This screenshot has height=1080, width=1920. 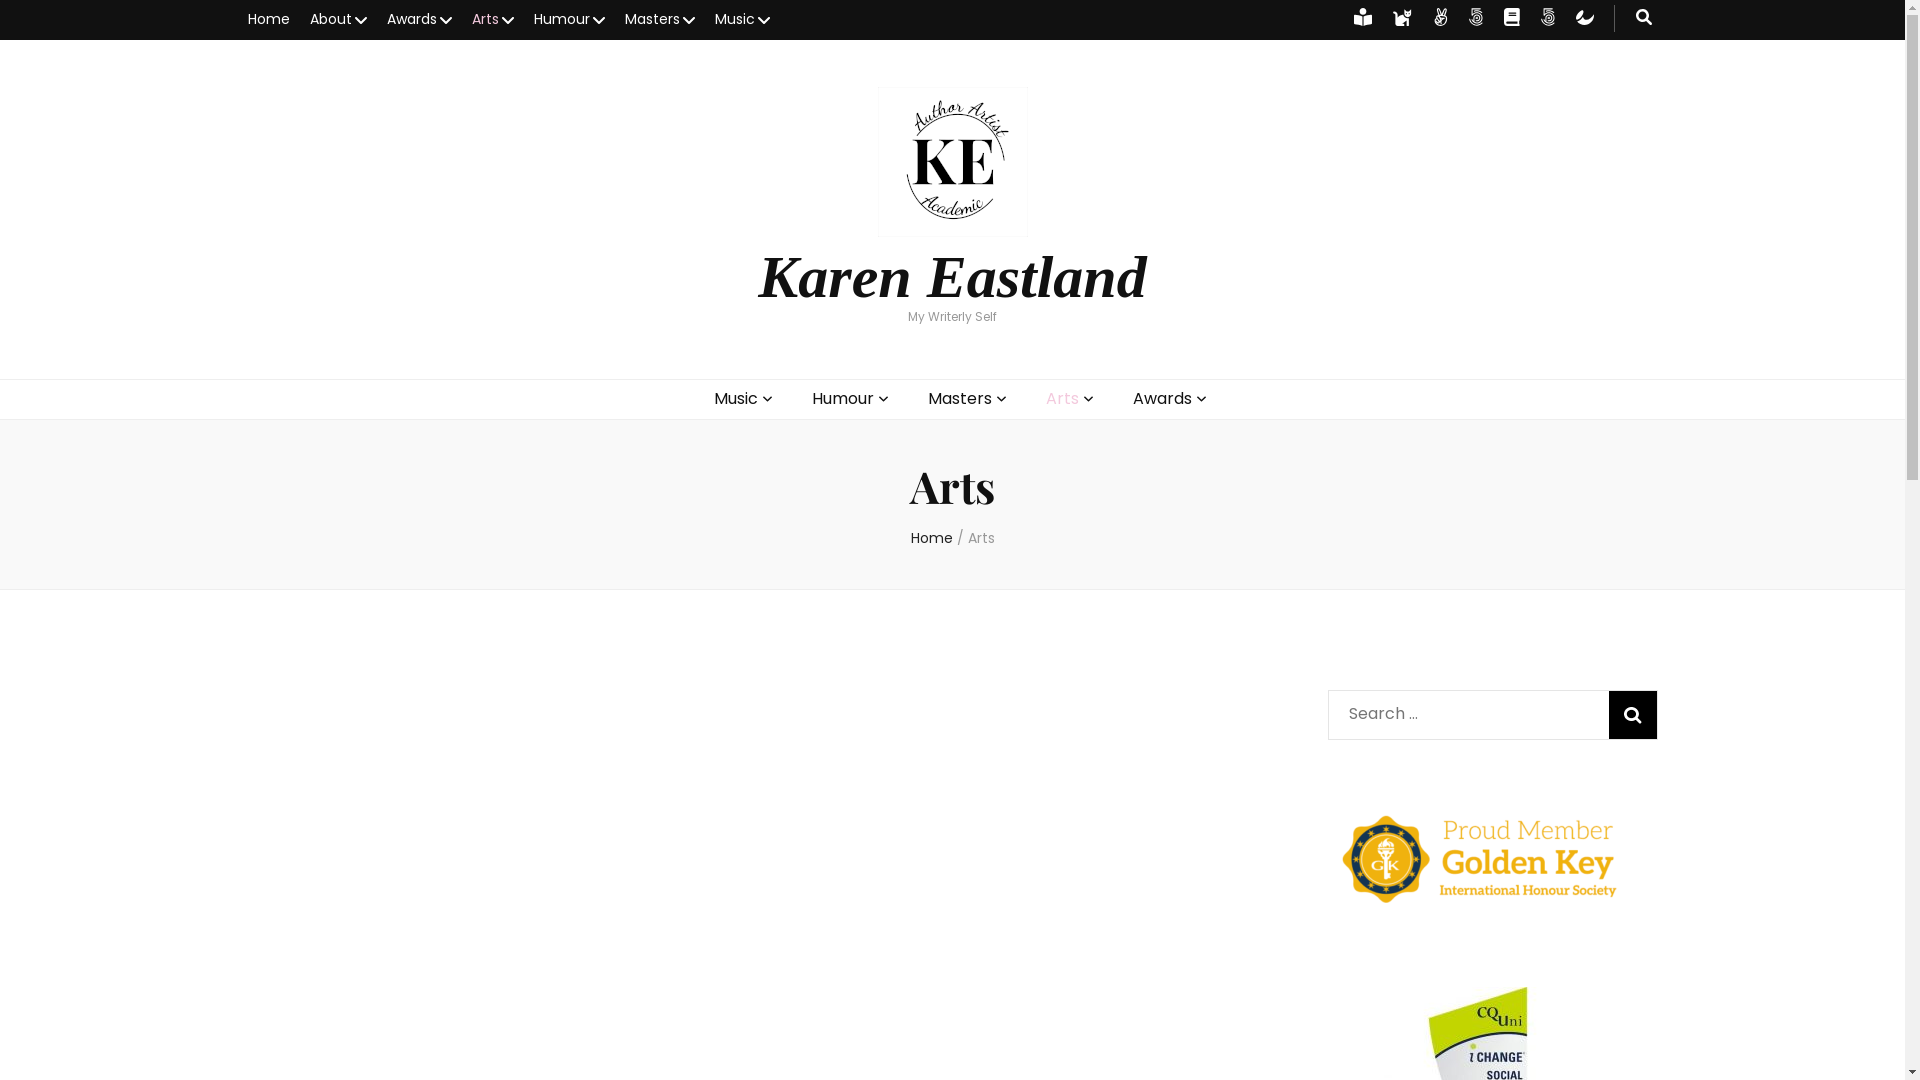 What do you see at coordinates (658, 19) in the screenshot?
I see `'Masters'` at bounding box center [658, 19].